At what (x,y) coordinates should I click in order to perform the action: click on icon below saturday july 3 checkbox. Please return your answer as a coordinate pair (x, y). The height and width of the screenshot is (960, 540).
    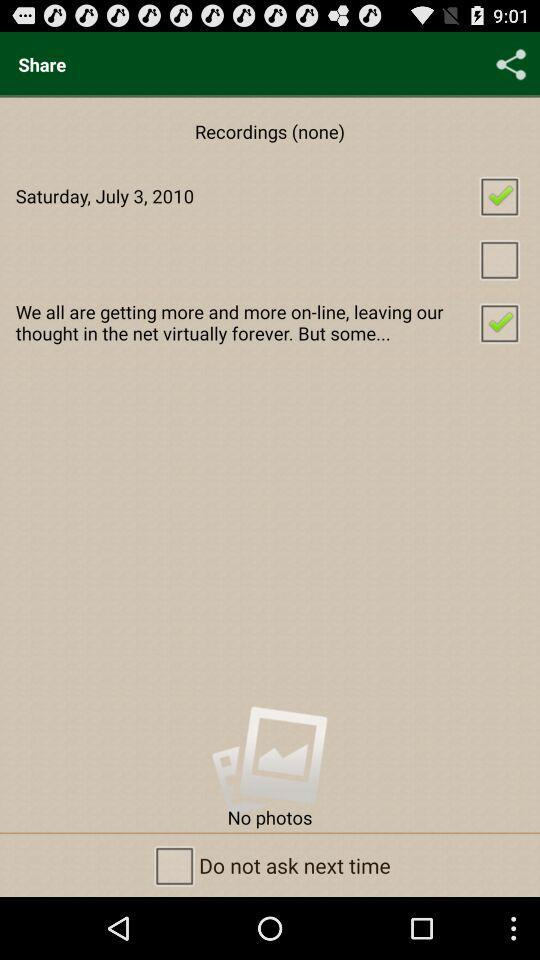
    Looking at the image, I should click on (270, 258).